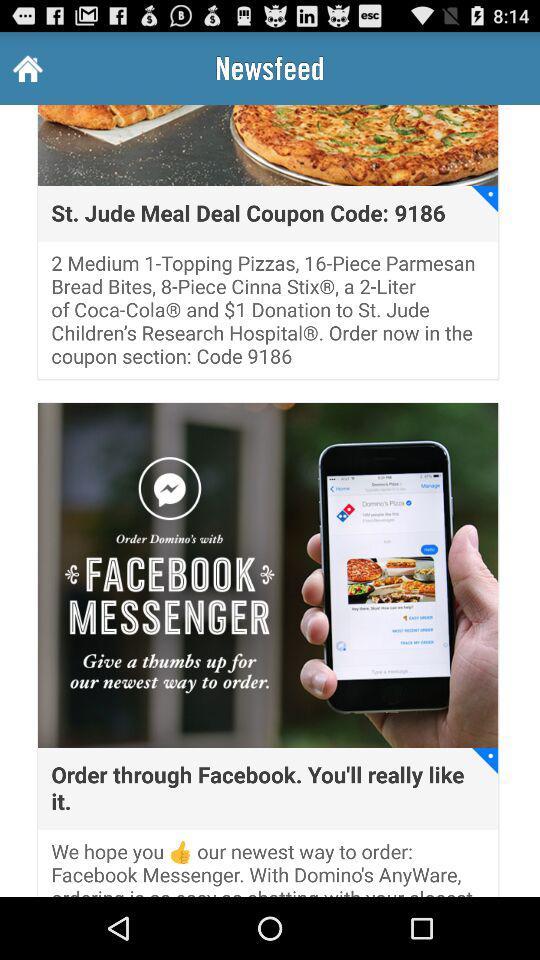 This screenshot has width=540, height=960. I want to click on icon next to st jude meal, so click(484, 199).